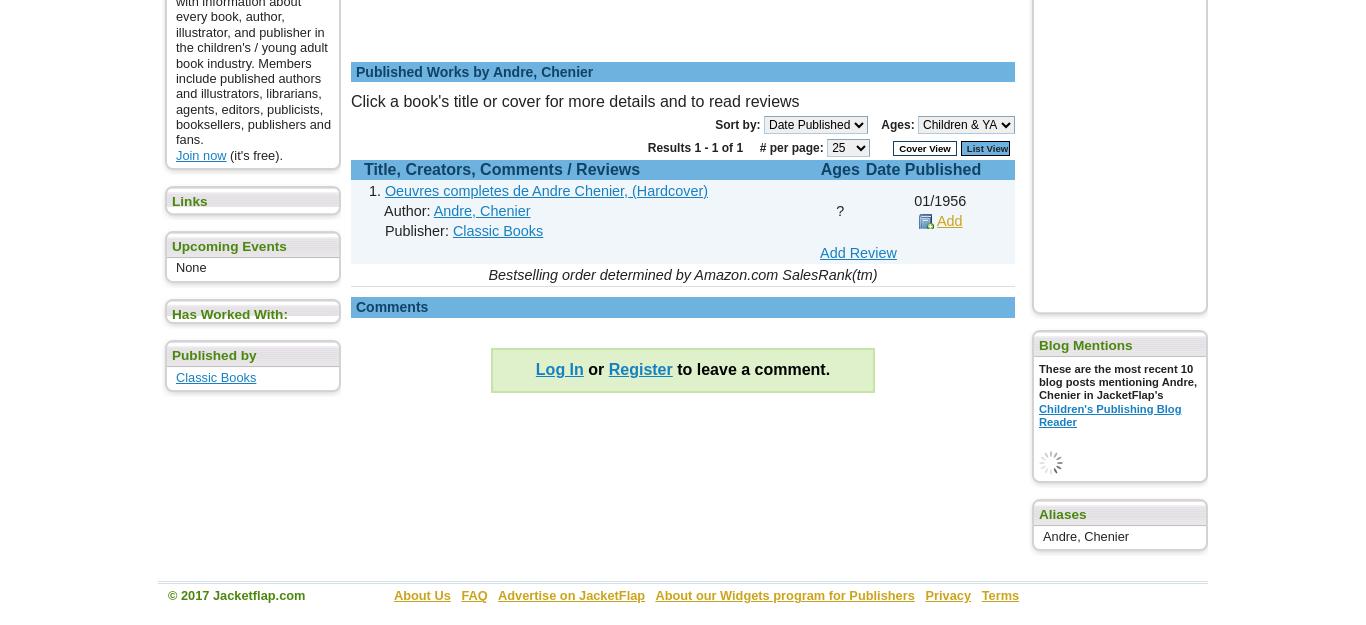 This screenshot has width=1366, height=625. Describe the element at coordinates (408, 229) in the screenshot. I see `'Publisher:'` at that location.